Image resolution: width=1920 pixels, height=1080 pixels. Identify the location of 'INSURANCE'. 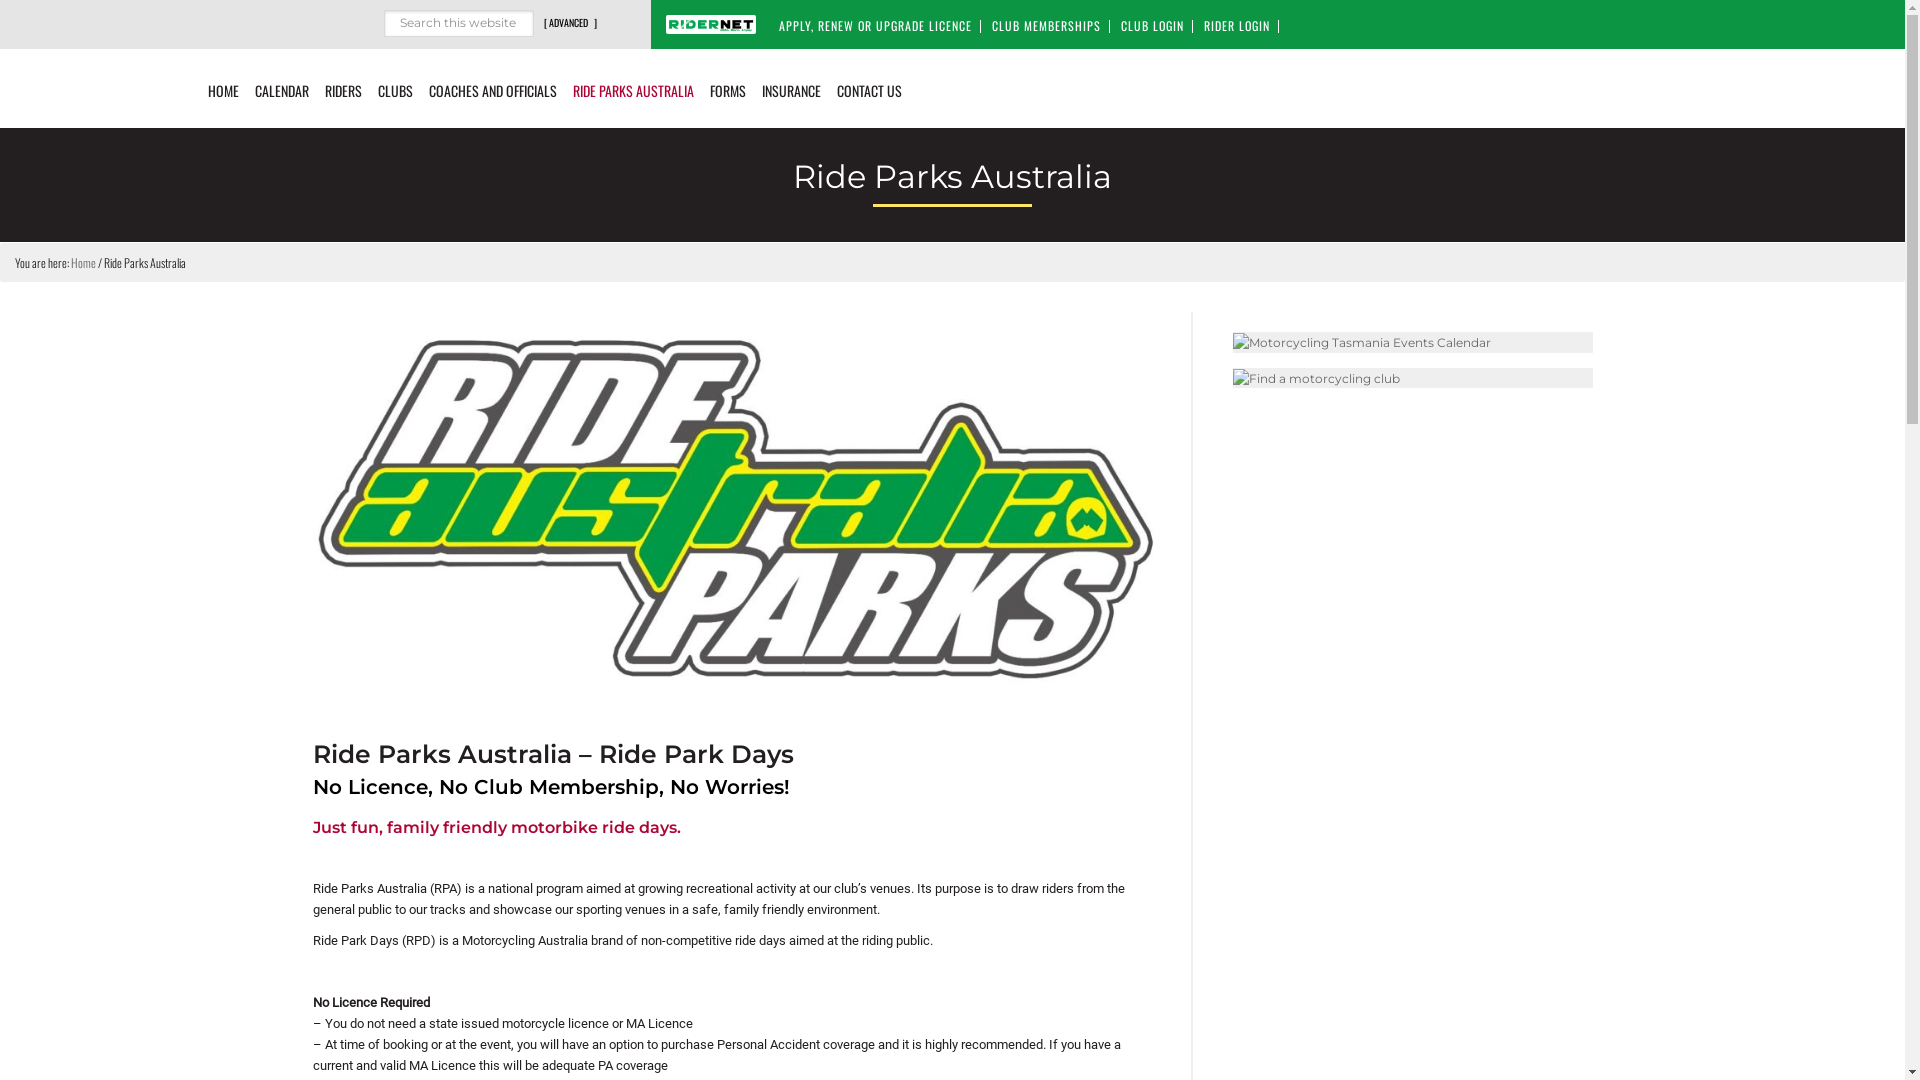
(790, 87).